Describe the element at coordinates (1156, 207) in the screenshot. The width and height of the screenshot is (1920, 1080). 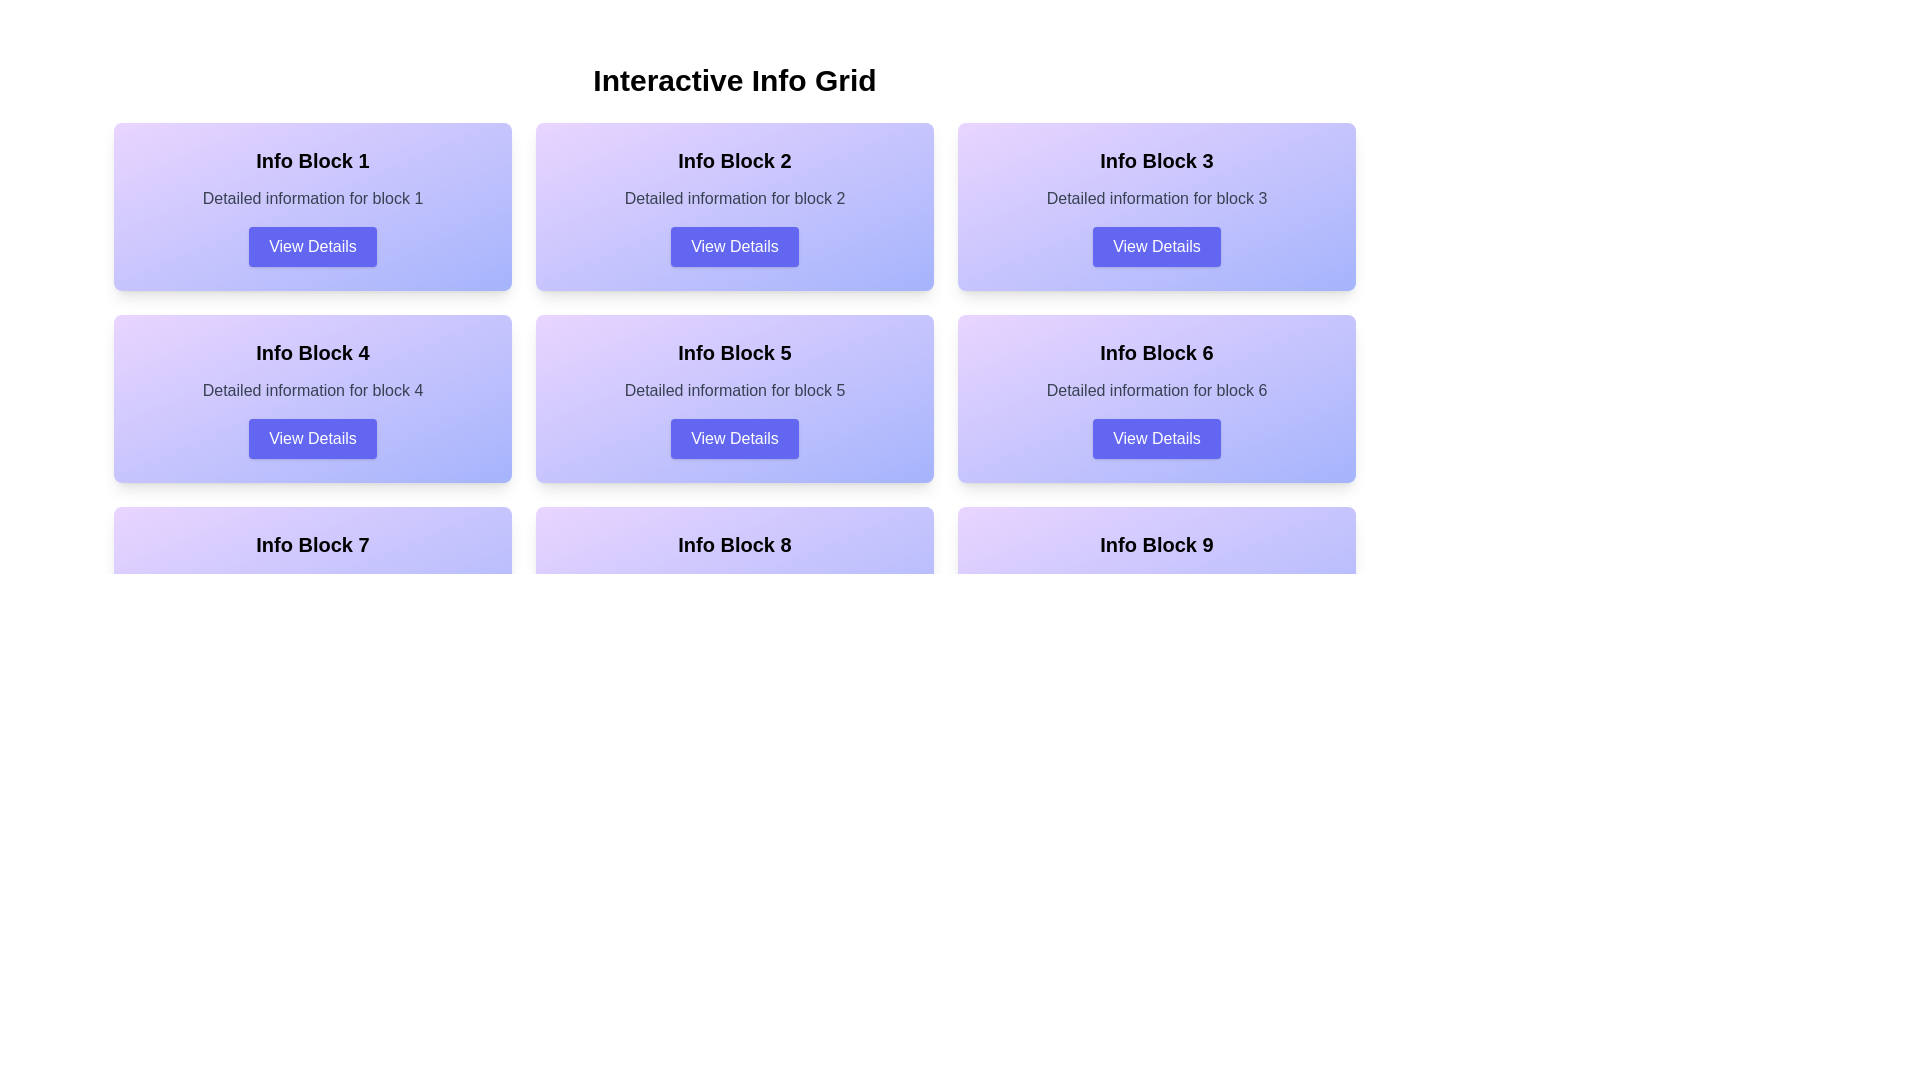
I see `the informational block labeled 'Info Block 3' to activate hover effects for scaling` at that location.